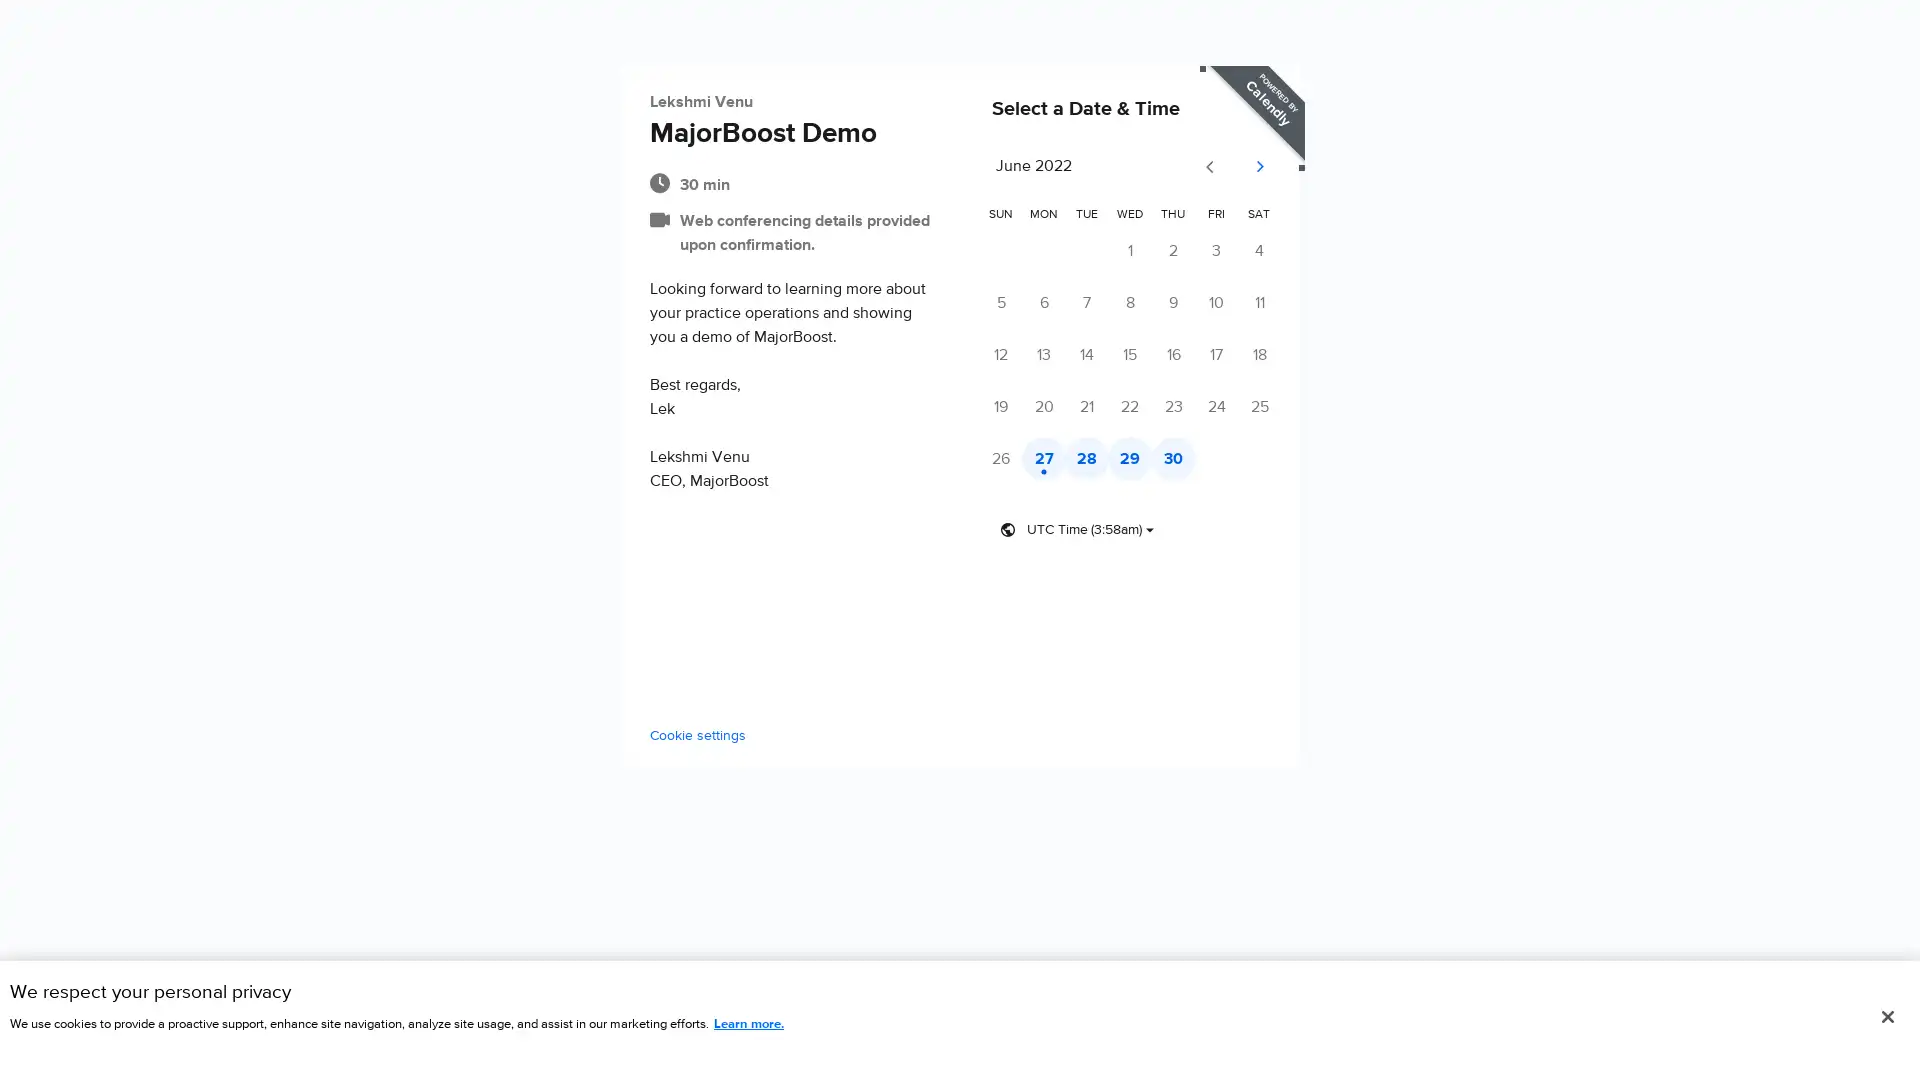  I want to click on Friday, June 17 - No times available, so click(1261, 354).